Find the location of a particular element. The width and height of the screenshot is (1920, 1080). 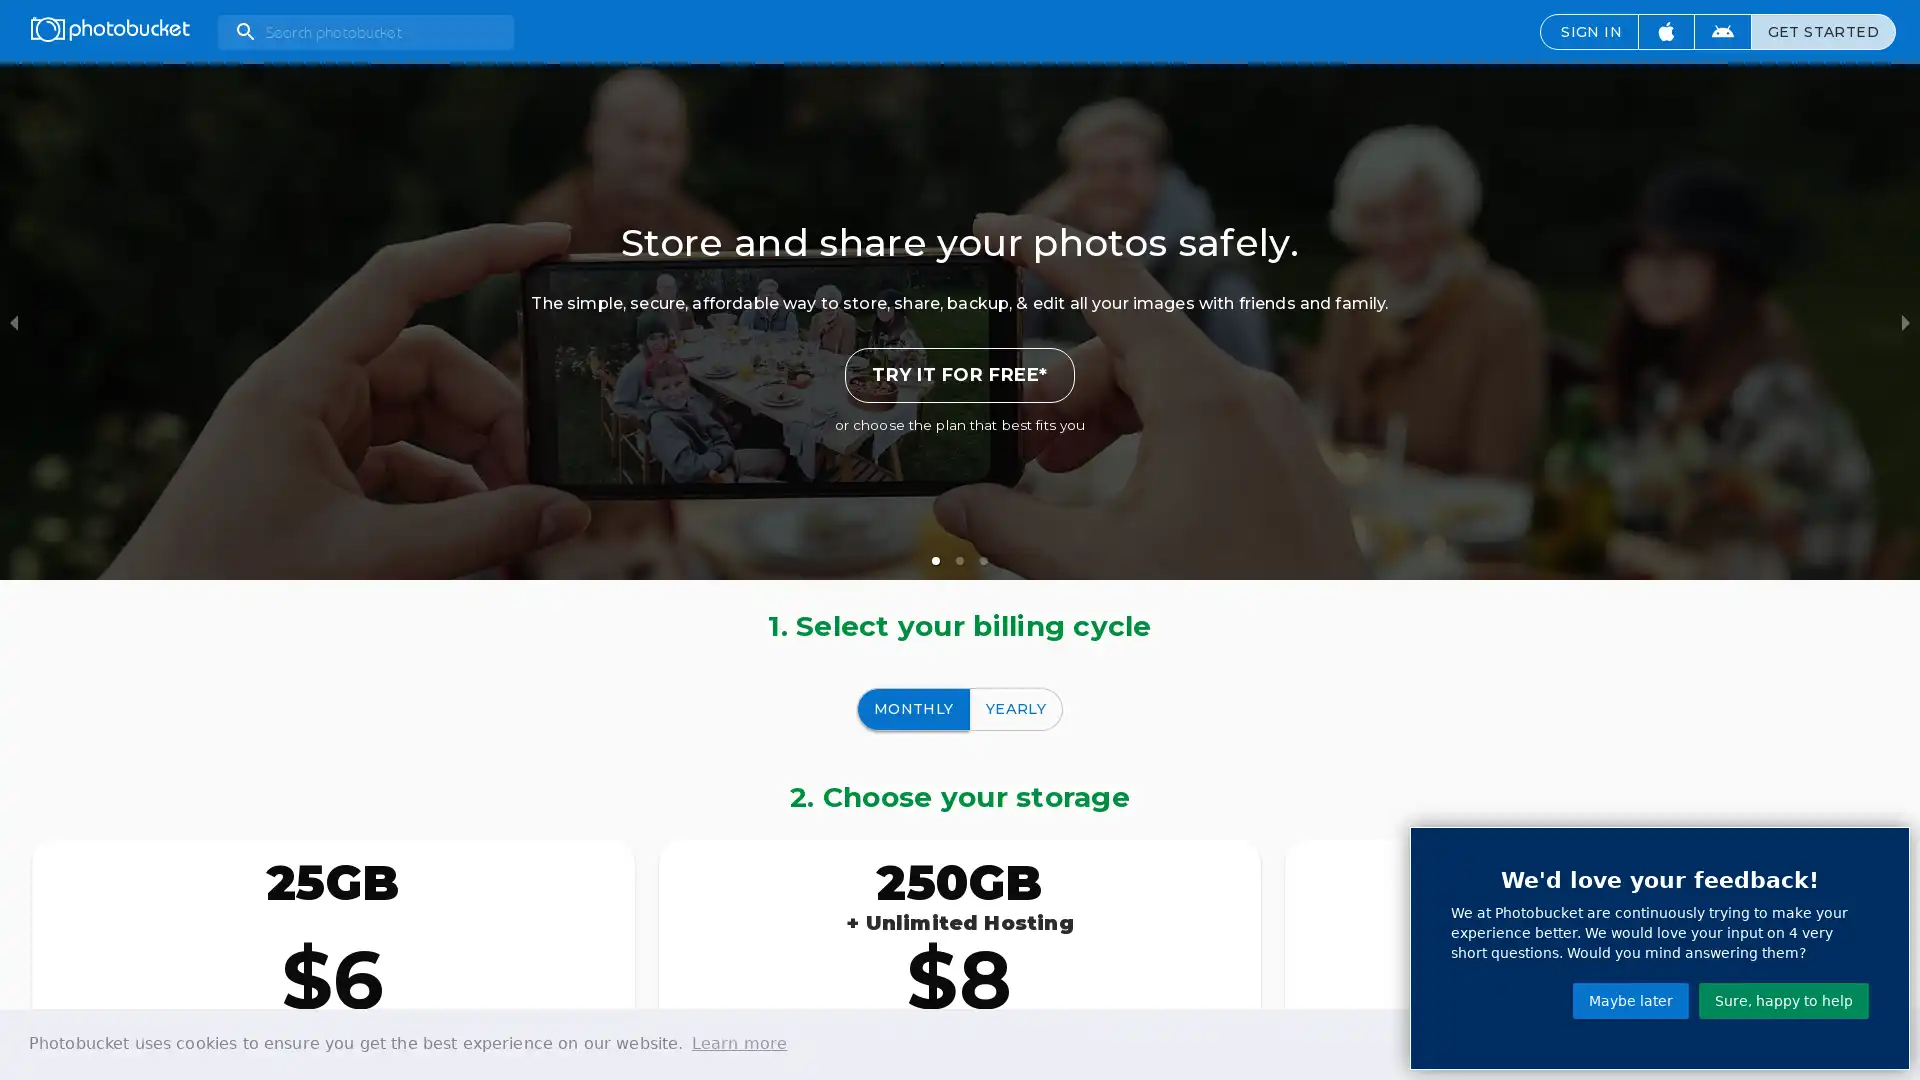

TRY IT FOR FREE* is located at coordinates (958, 374).